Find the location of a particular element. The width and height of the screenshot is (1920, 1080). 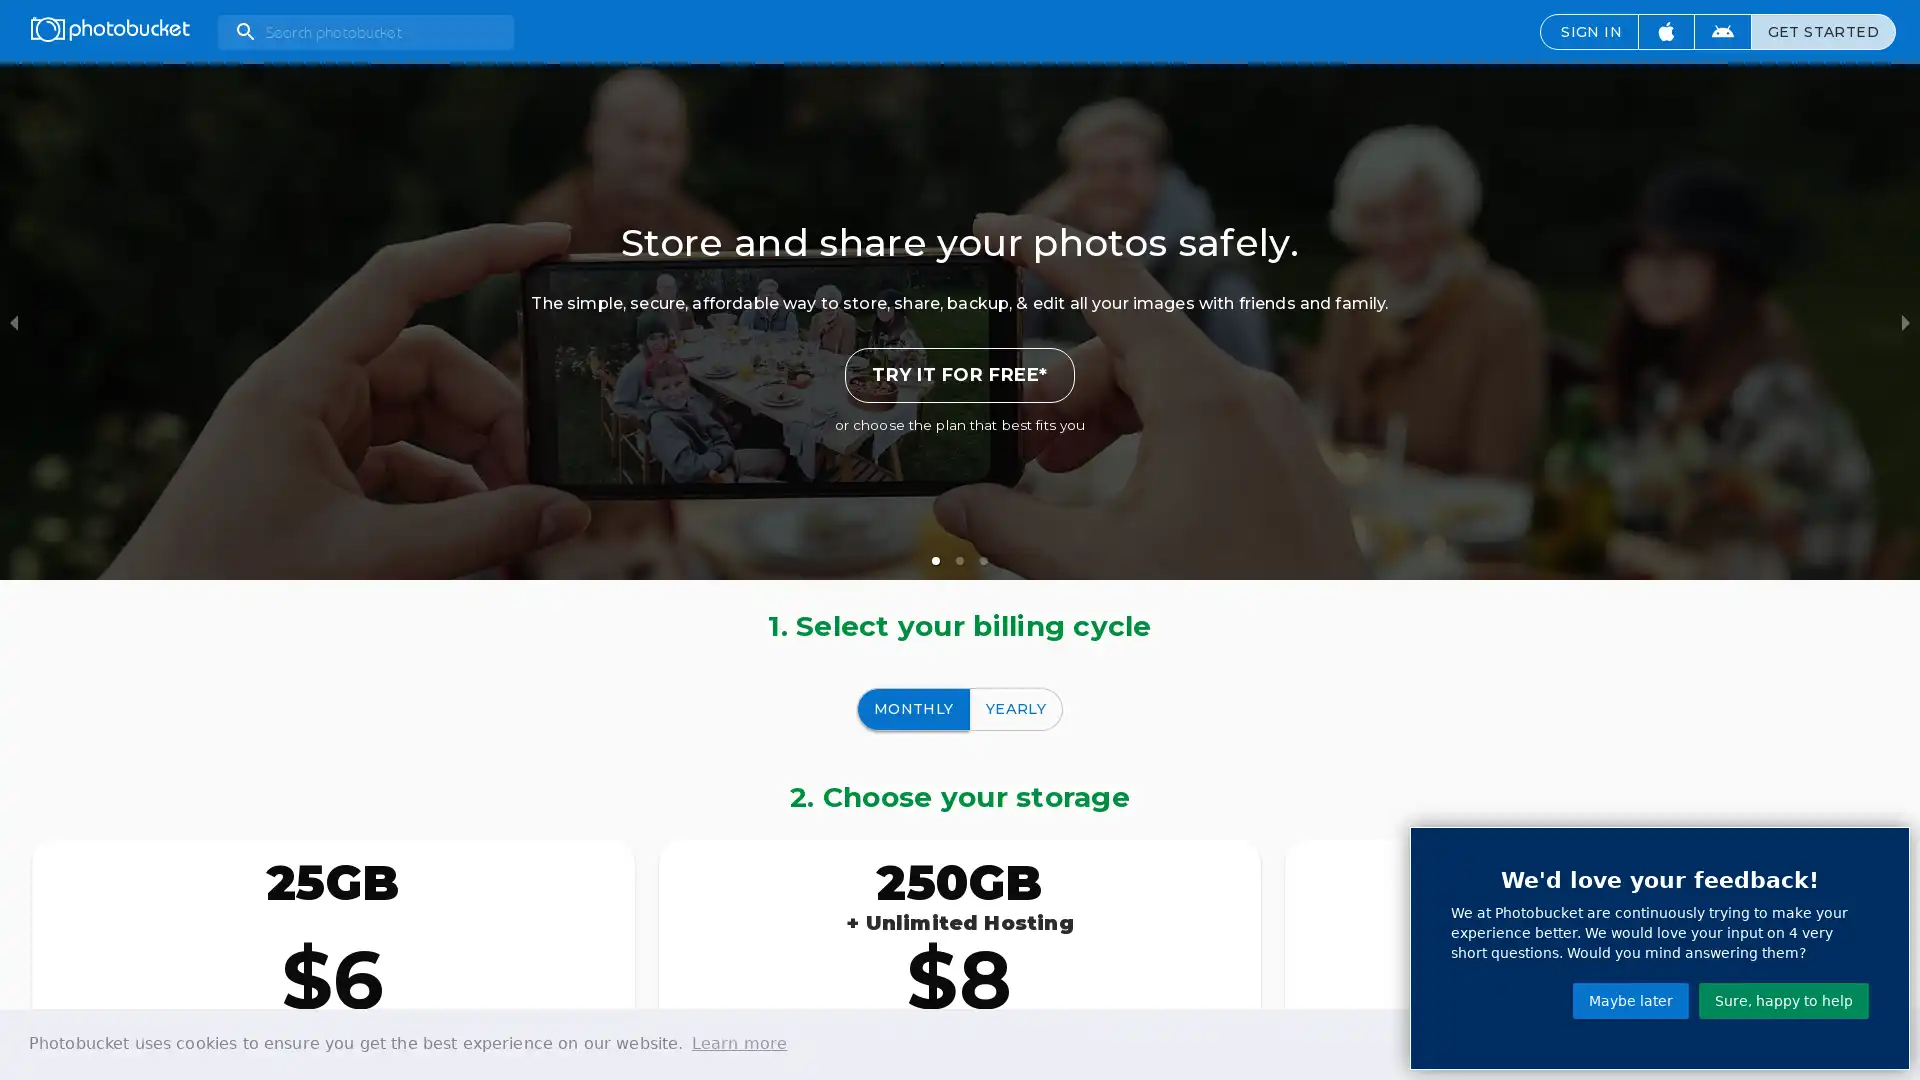

TRY IT FOR FREE* is located at coordinates (958, 374).